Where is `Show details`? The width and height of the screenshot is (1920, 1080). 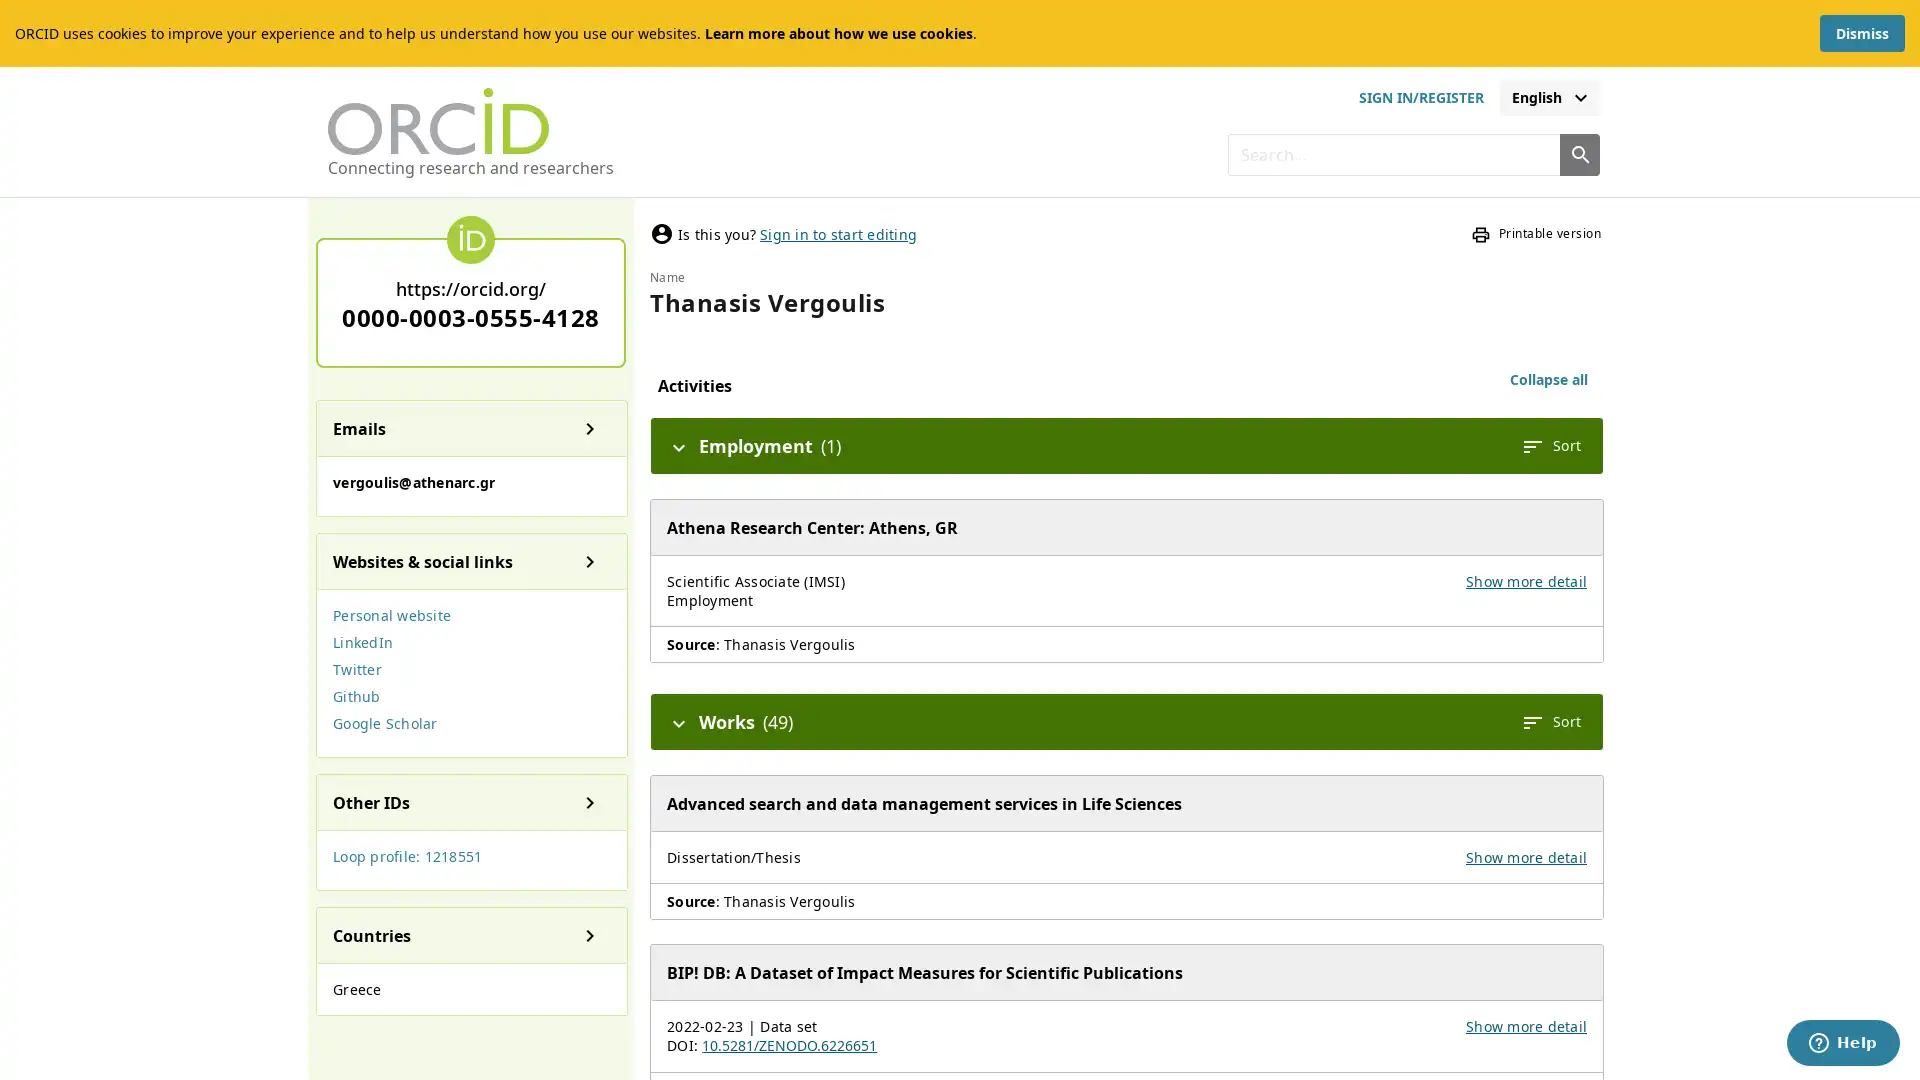
Show details is located at coordinates (589, 560).